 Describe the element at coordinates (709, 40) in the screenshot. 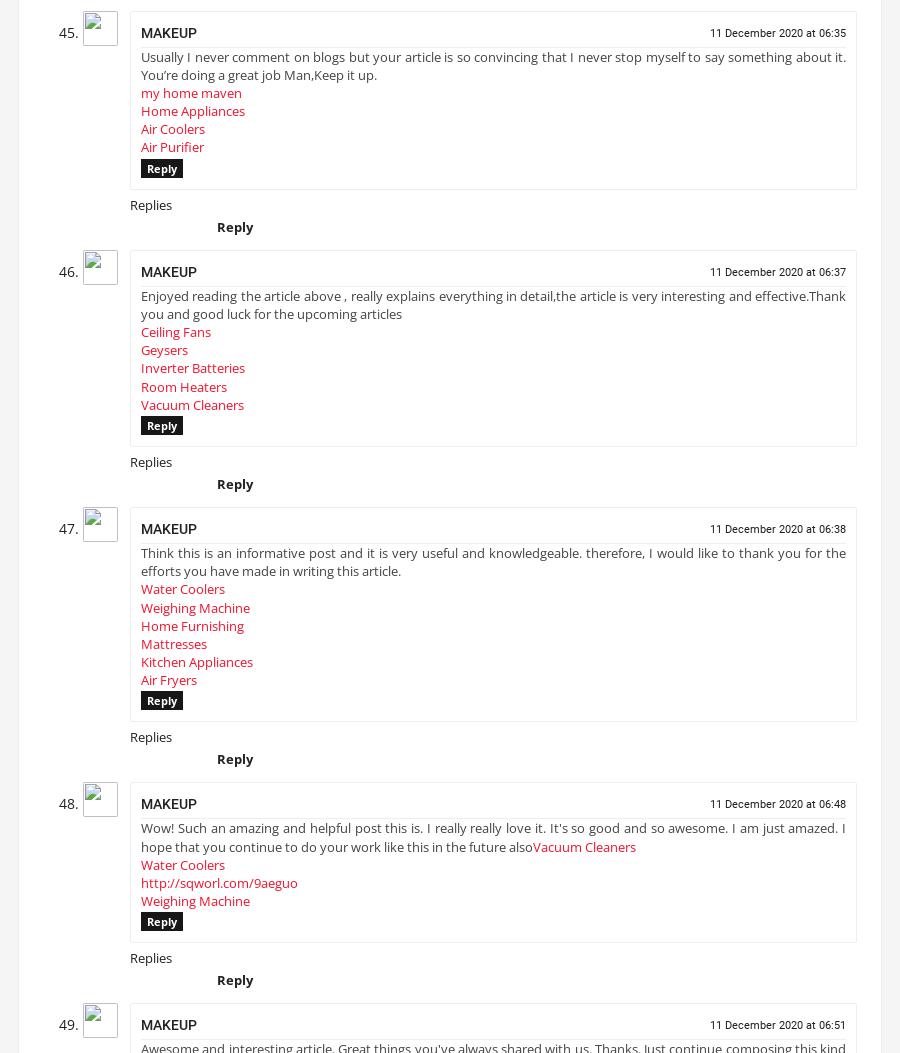

I see `'11 December 2020 at 06:35'` at that location.